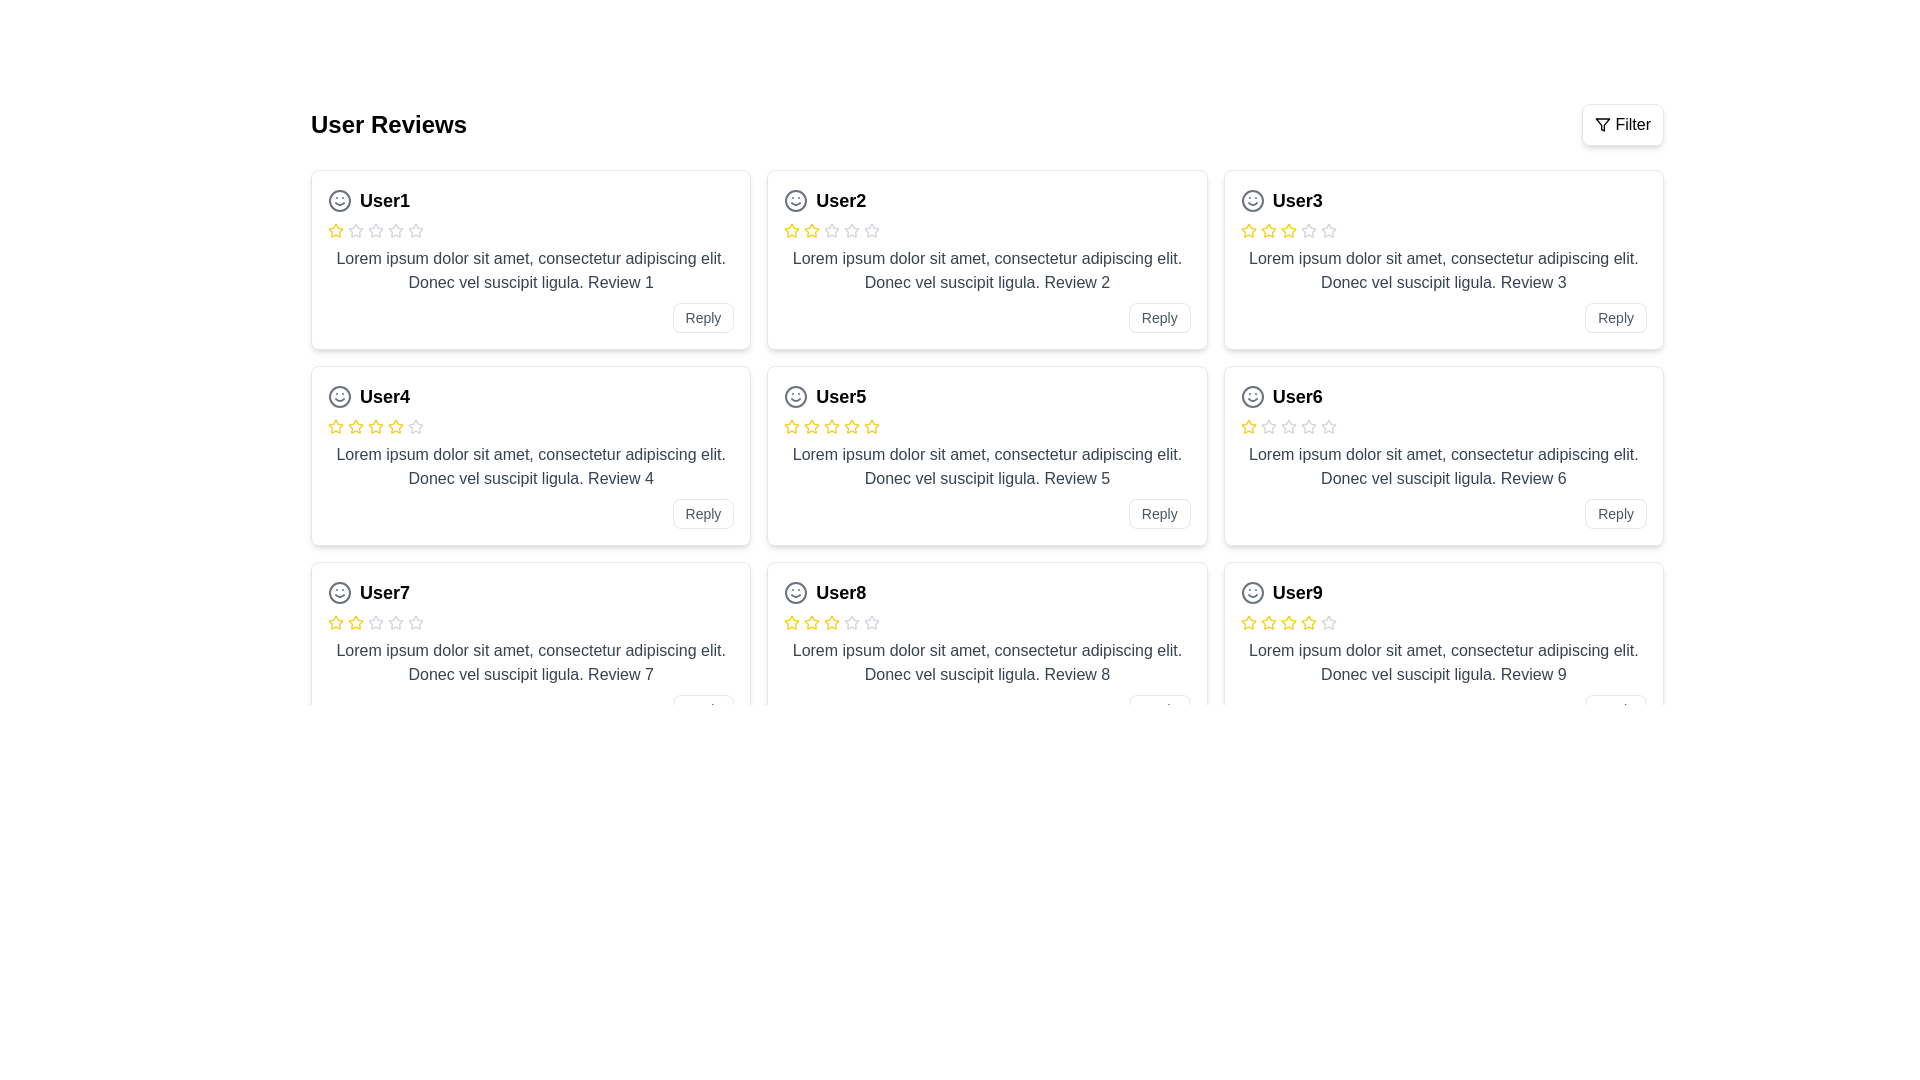 Image resolution: width=1920 pixels, height=1080 pixels. I want to click on the second star icon, so click(1288, 425).